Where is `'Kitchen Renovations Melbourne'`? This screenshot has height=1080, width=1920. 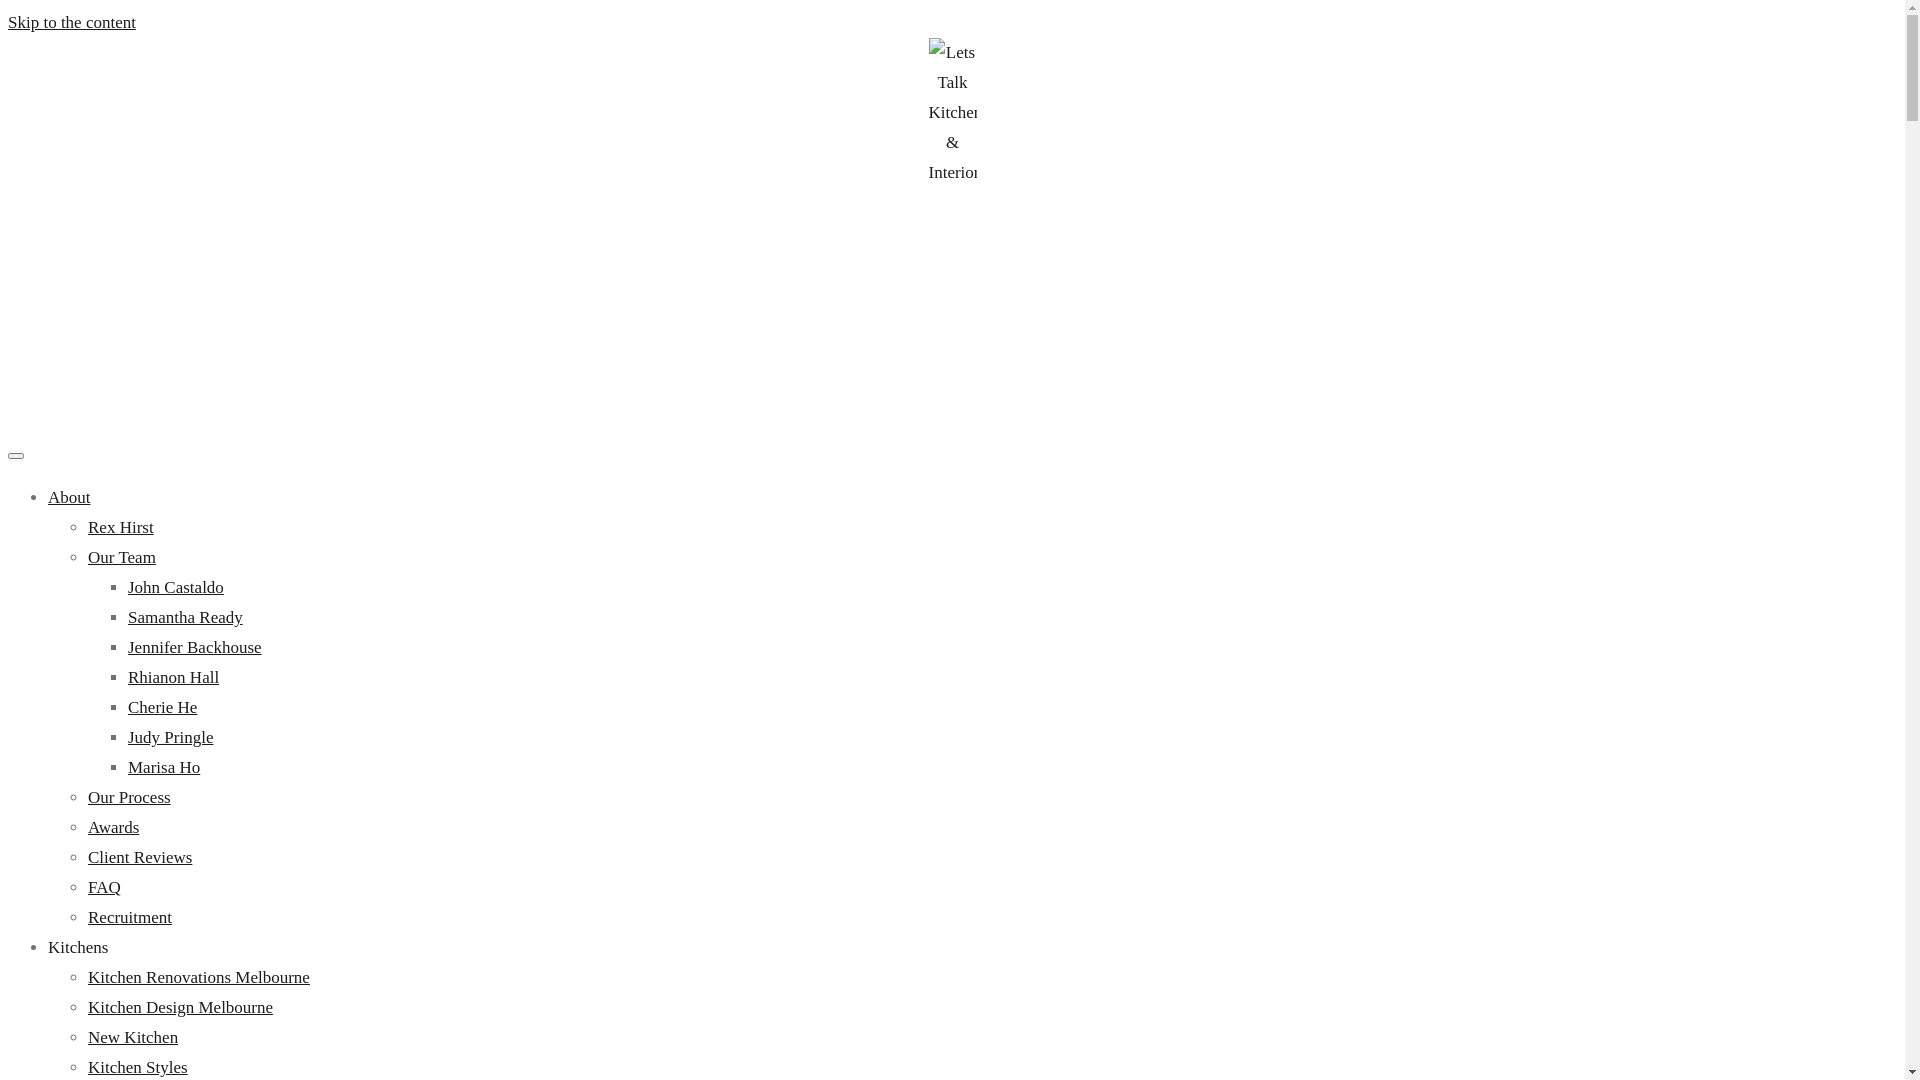
'Kitchen Renovations Melbourne' is located at coordinates (198, 976).